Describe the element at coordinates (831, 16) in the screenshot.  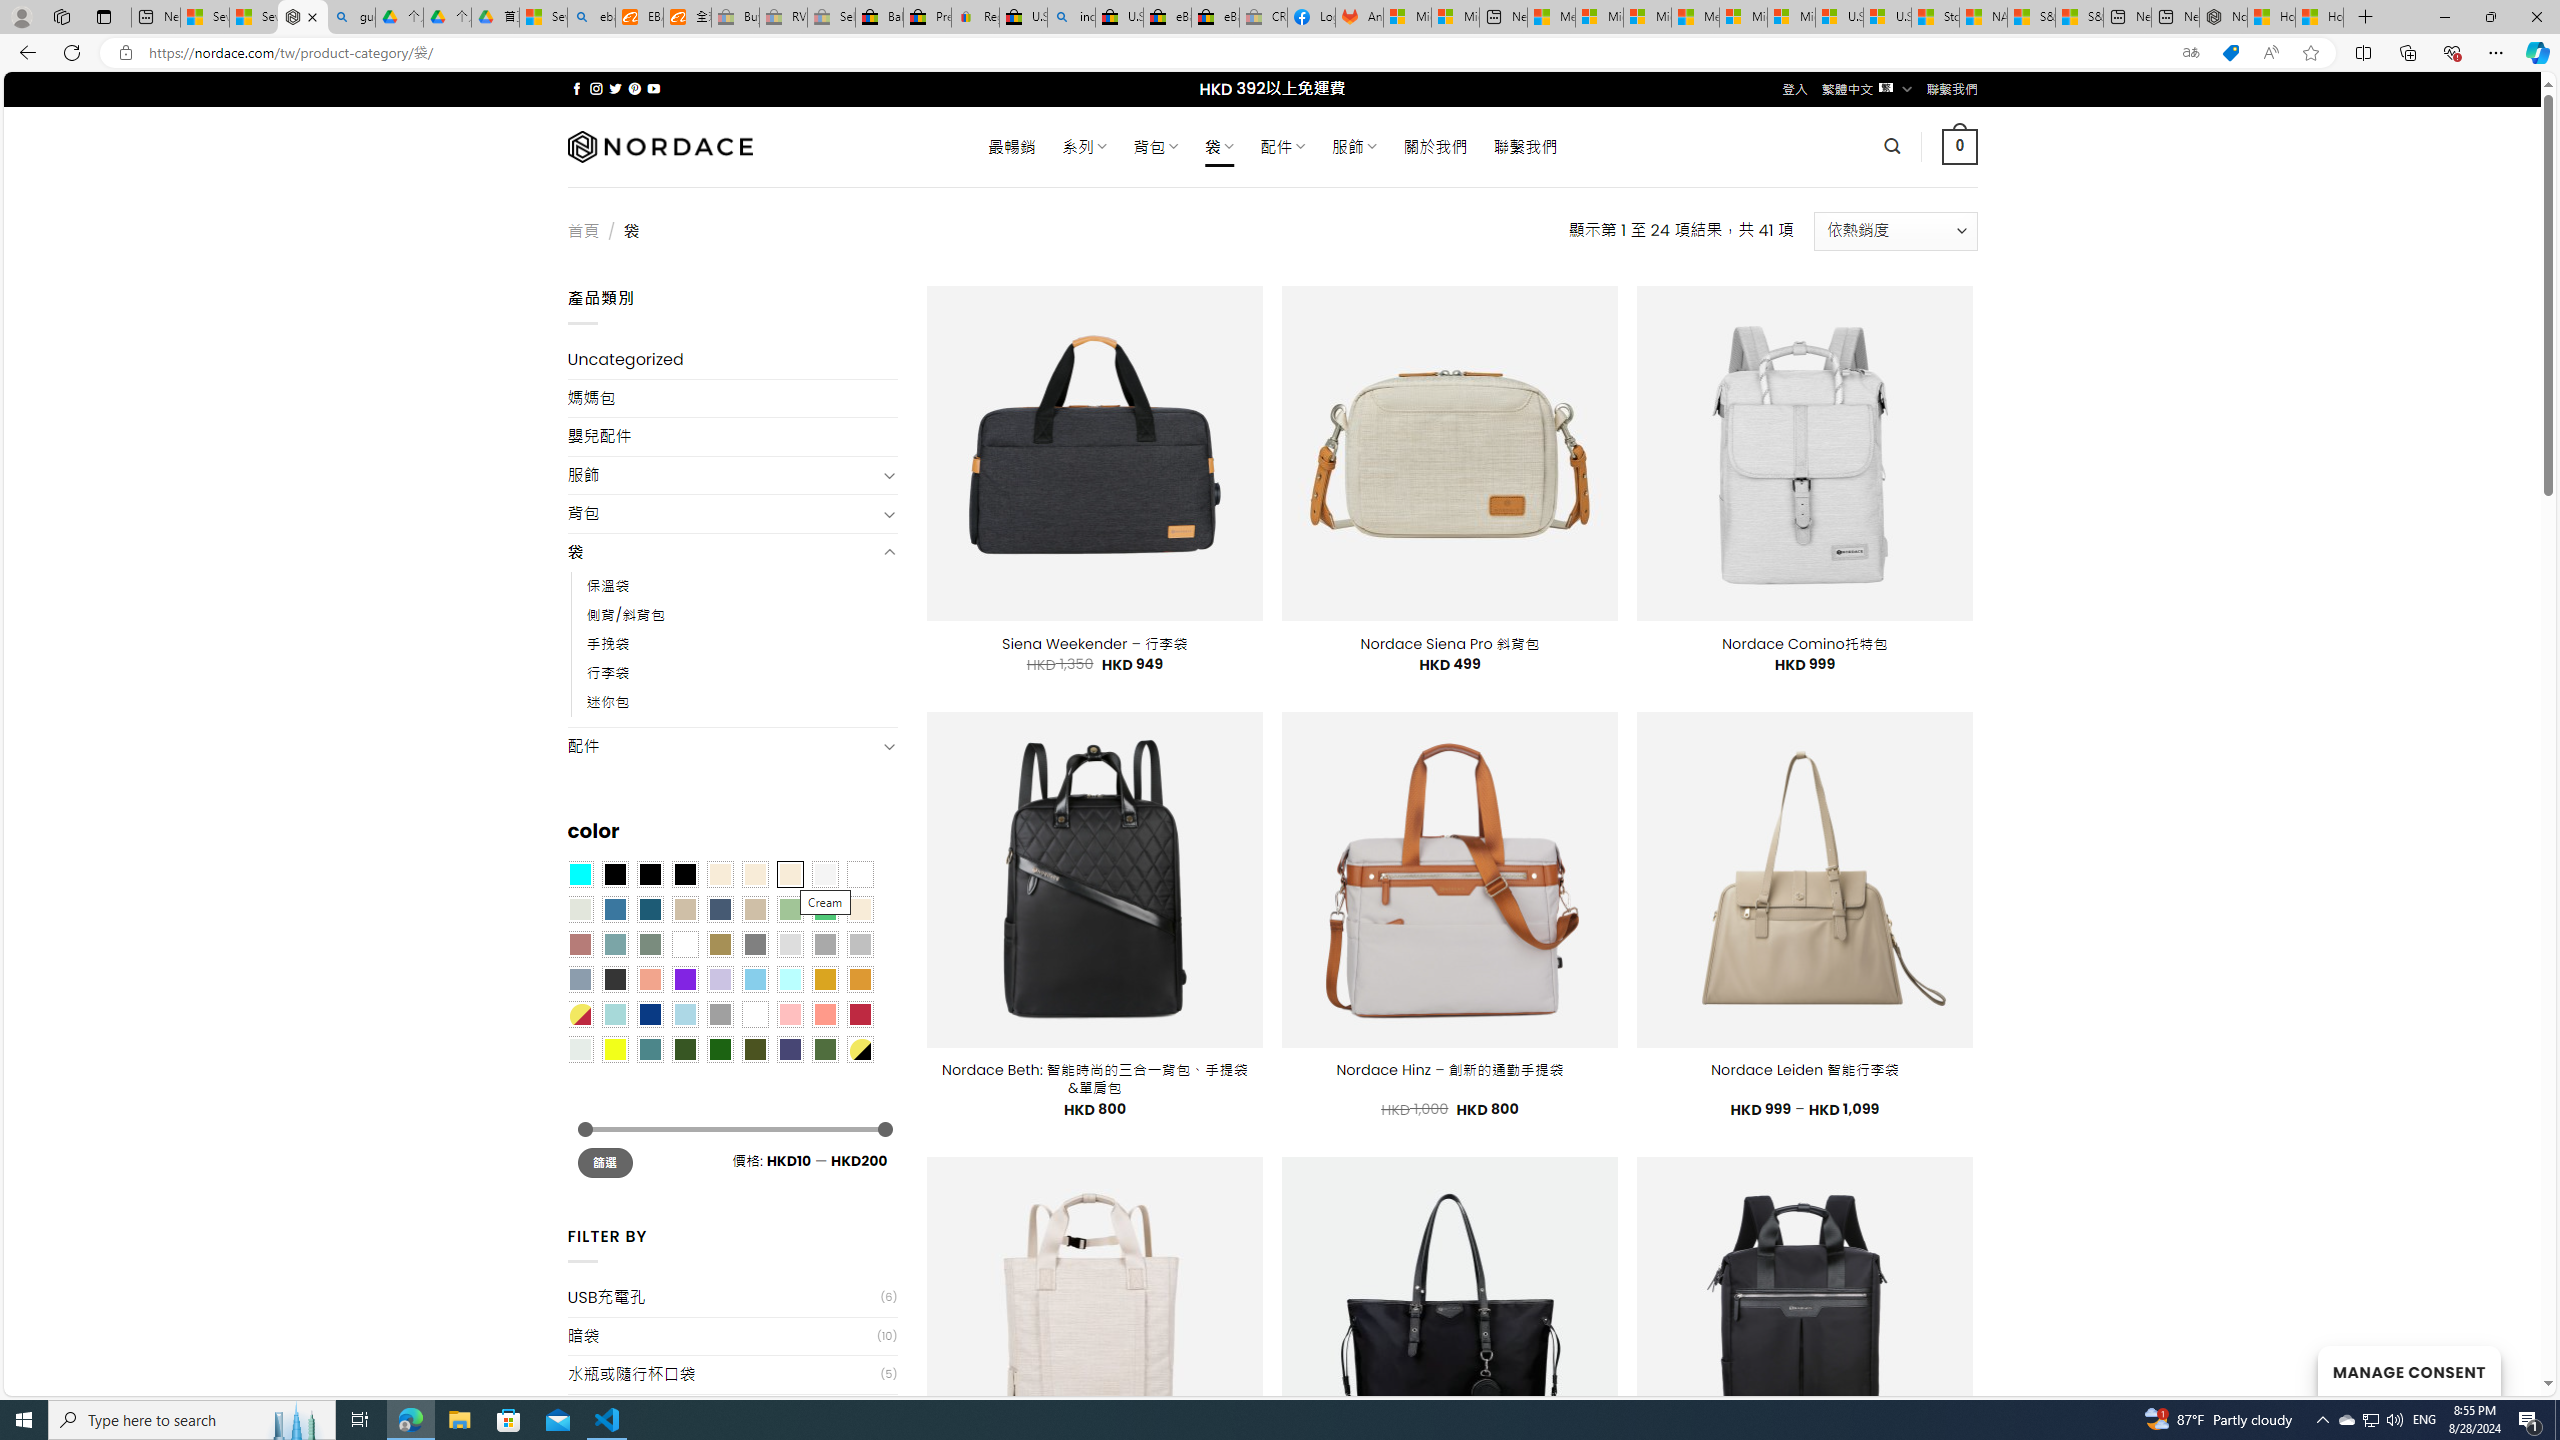
I see `'Sell worldwide with eBay - Sleeping'` at that location.